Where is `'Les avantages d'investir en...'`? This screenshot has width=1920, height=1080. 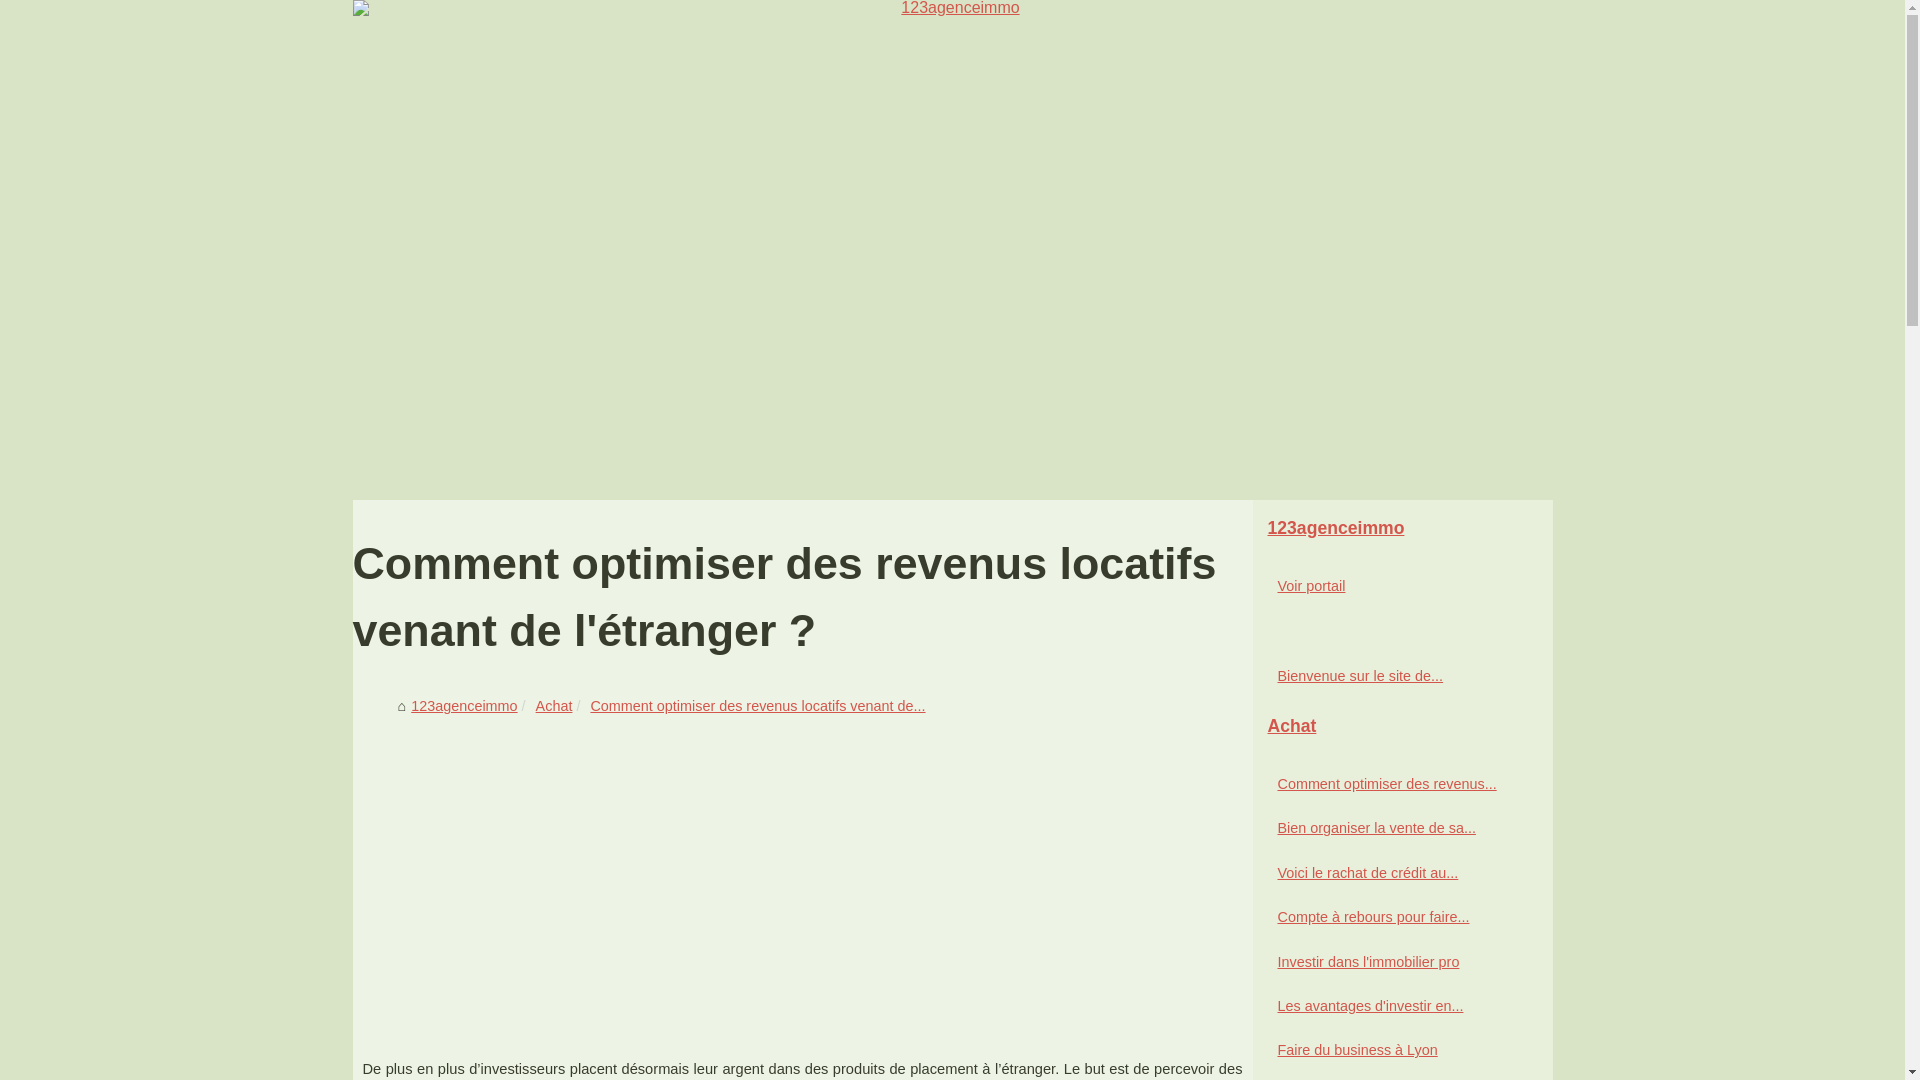
'Les avantages d'investir en...' is located at coordinates (1391, 1006).